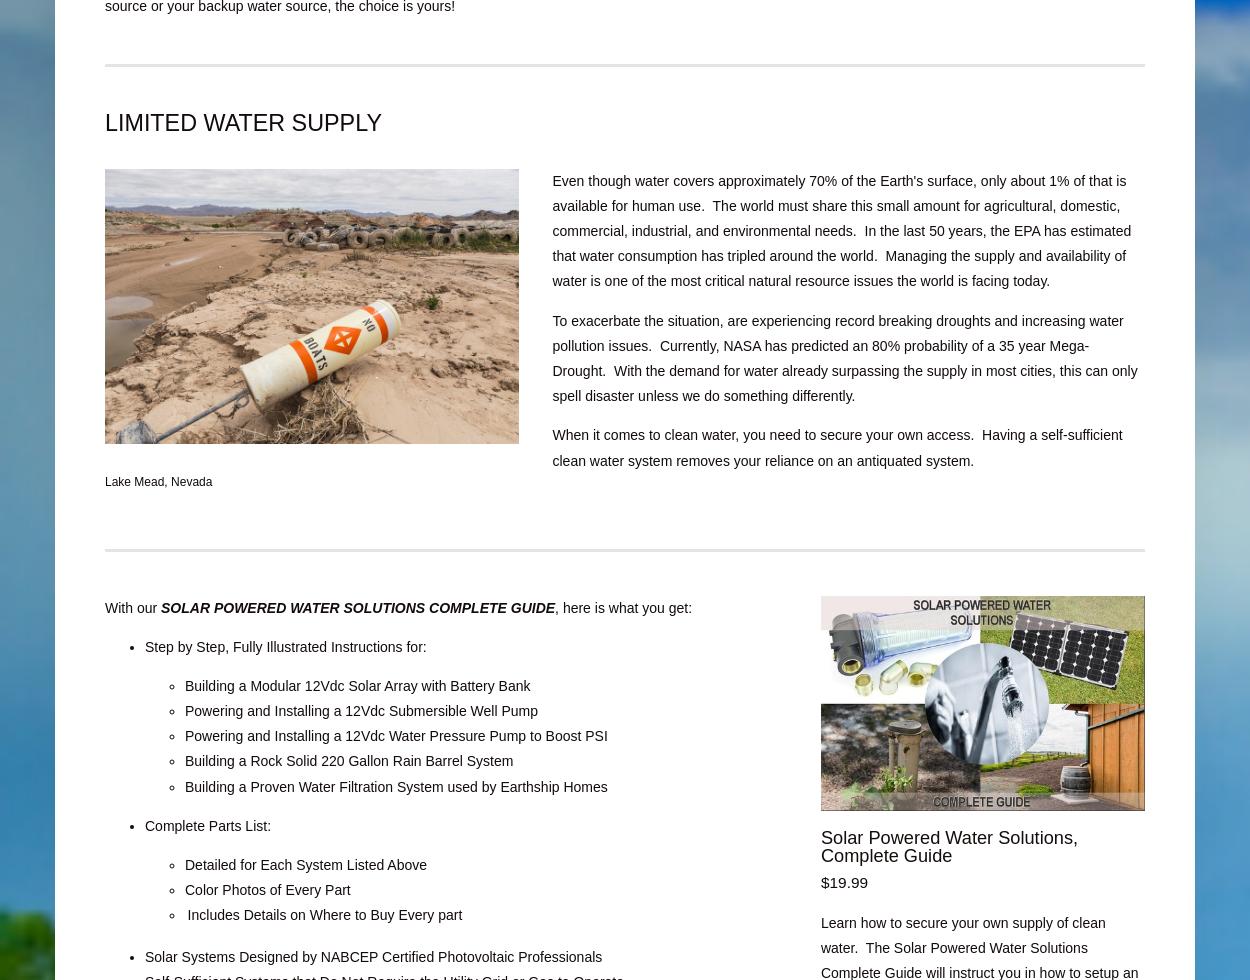  I want to click on 'Includes Details on Where to Buy Every part', so click(323, 915).